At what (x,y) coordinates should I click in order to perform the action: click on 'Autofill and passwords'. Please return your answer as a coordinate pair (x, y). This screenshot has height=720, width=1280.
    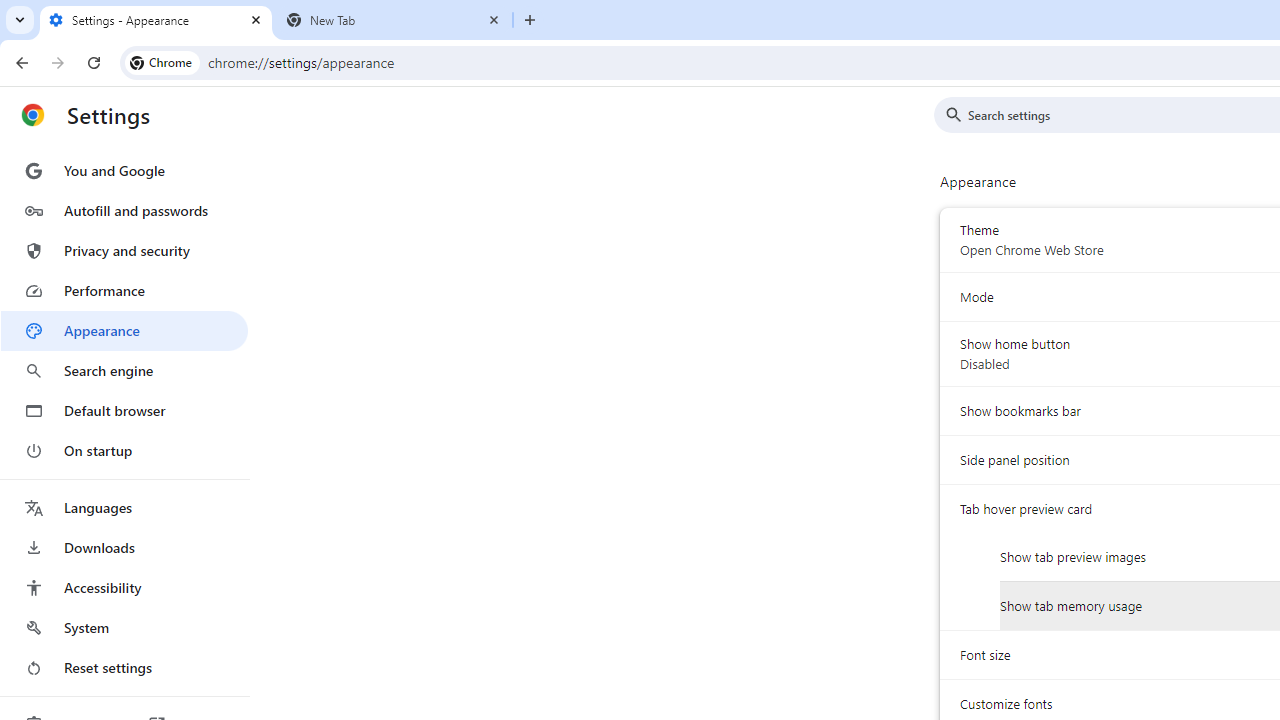
    Looking at the image, I should click on (123, 210).